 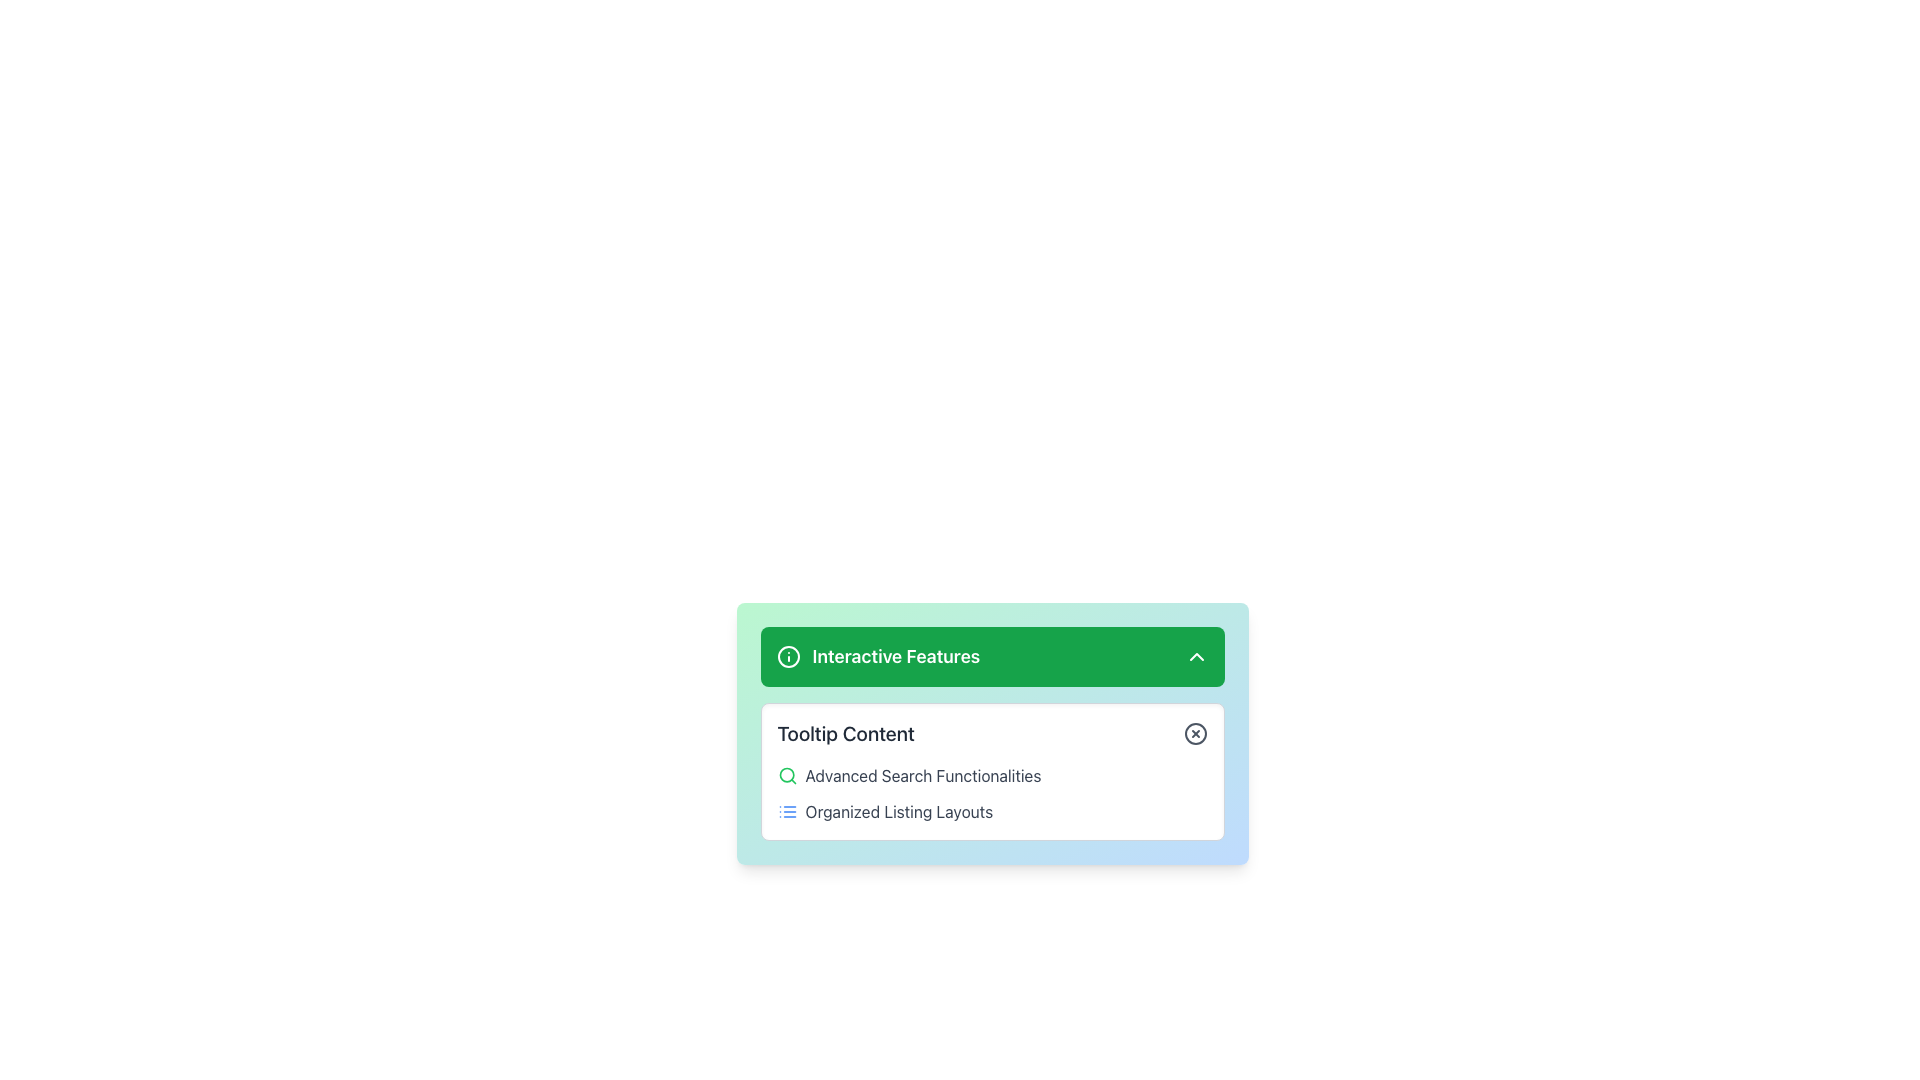 I want to click on the Text component displaying 'Tooltip Content', which is centrally placed above a list of options in a light-themed section, so click(x=846, y=733).